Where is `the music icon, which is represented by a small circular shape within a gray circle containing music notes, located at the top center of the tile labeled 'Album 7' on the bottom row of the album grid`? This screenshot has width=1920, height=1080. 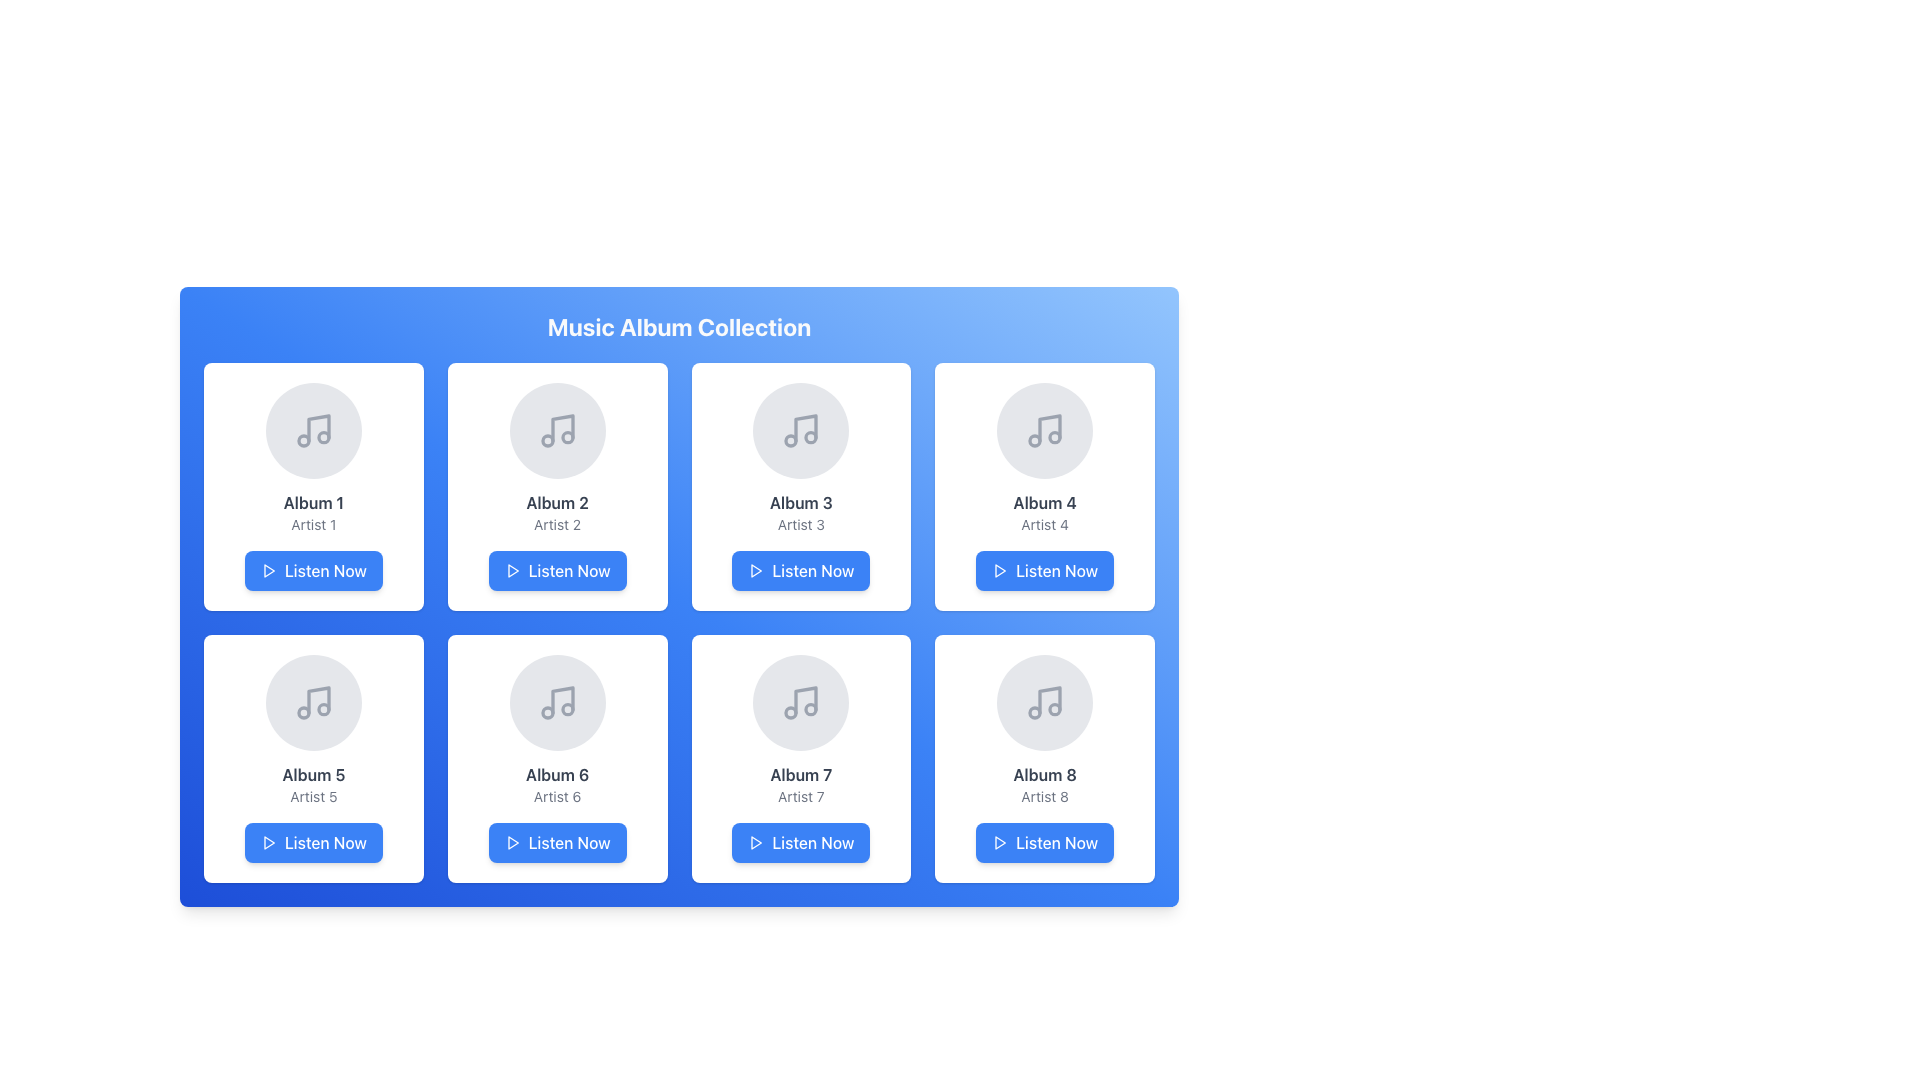
the music icon, which is represented by a small circular shape within a gray circle containing music notes, located at the top center of the tile labeled 'Album 7' on the bottom row of the album grid is located at coordinates (790, 712).